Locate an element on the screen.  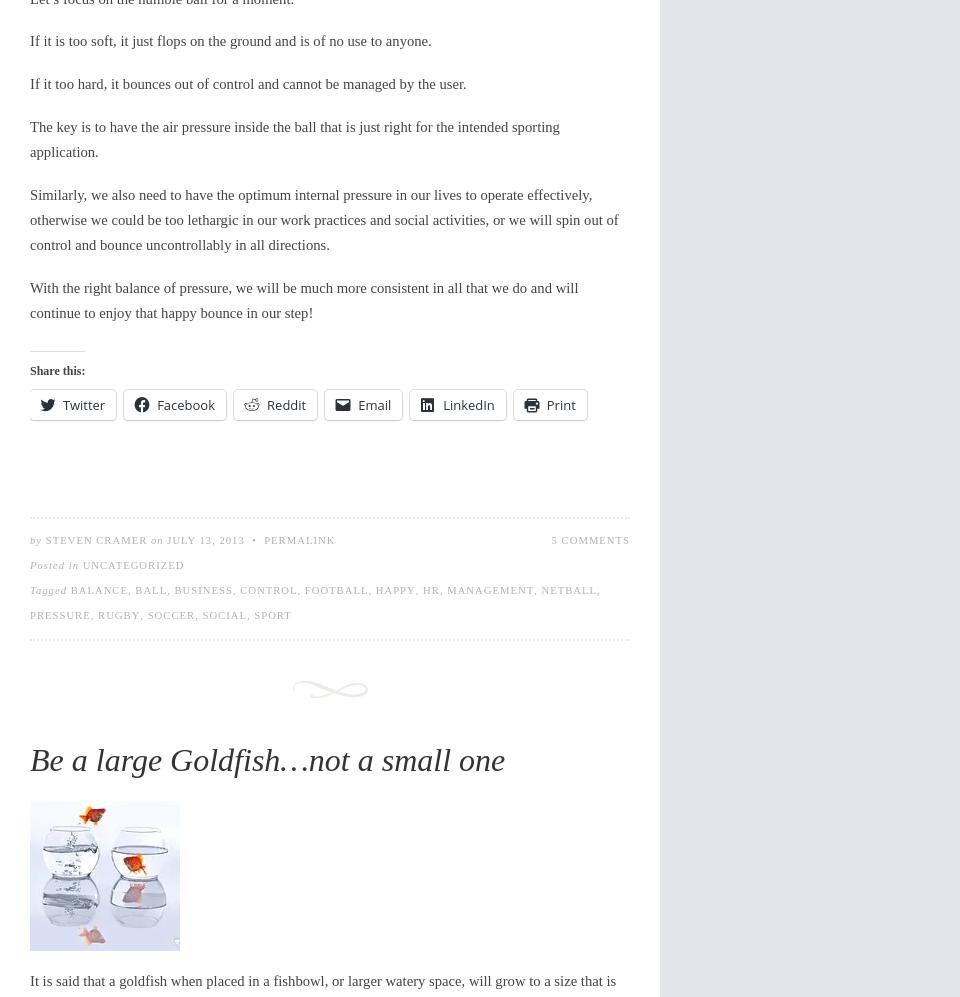
'Facebook' is located at coordinates (186, 404).